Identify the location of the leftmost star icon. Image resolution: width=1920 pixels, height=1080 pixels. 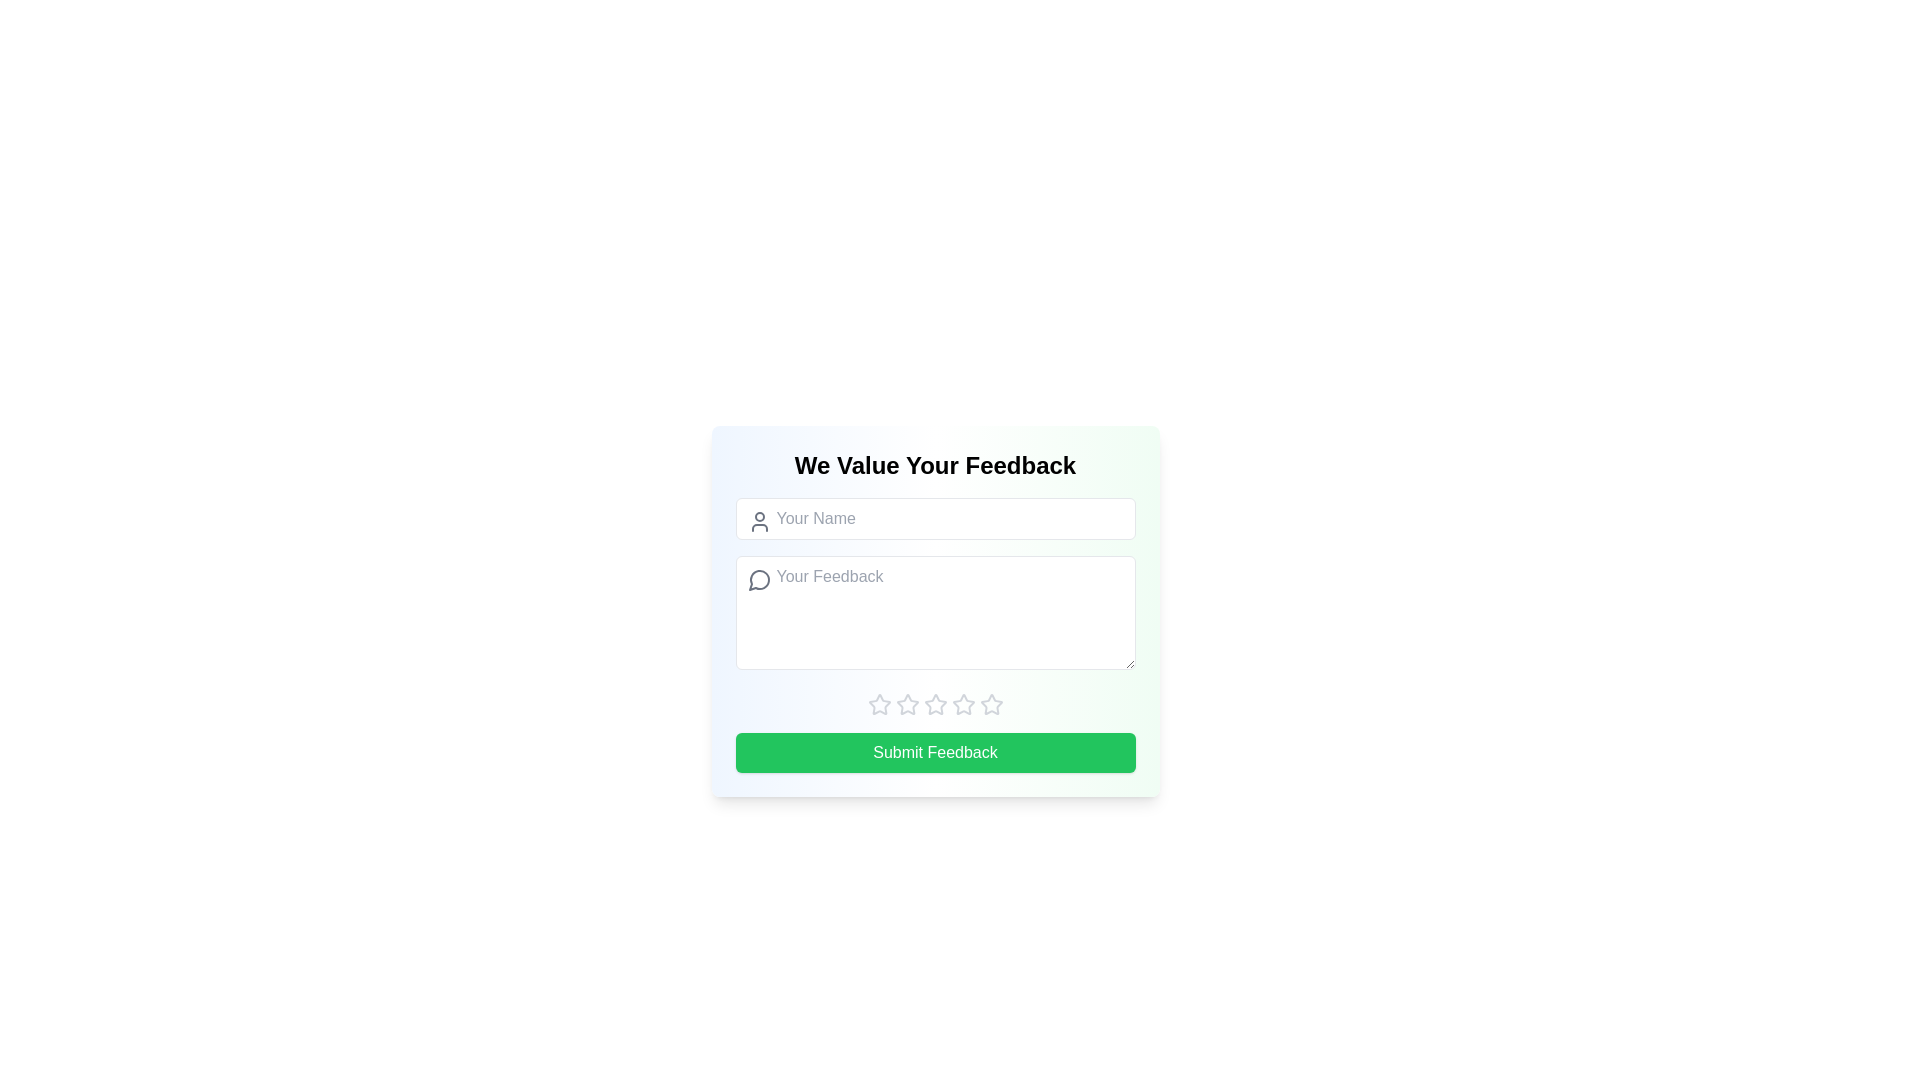
(879, 704).